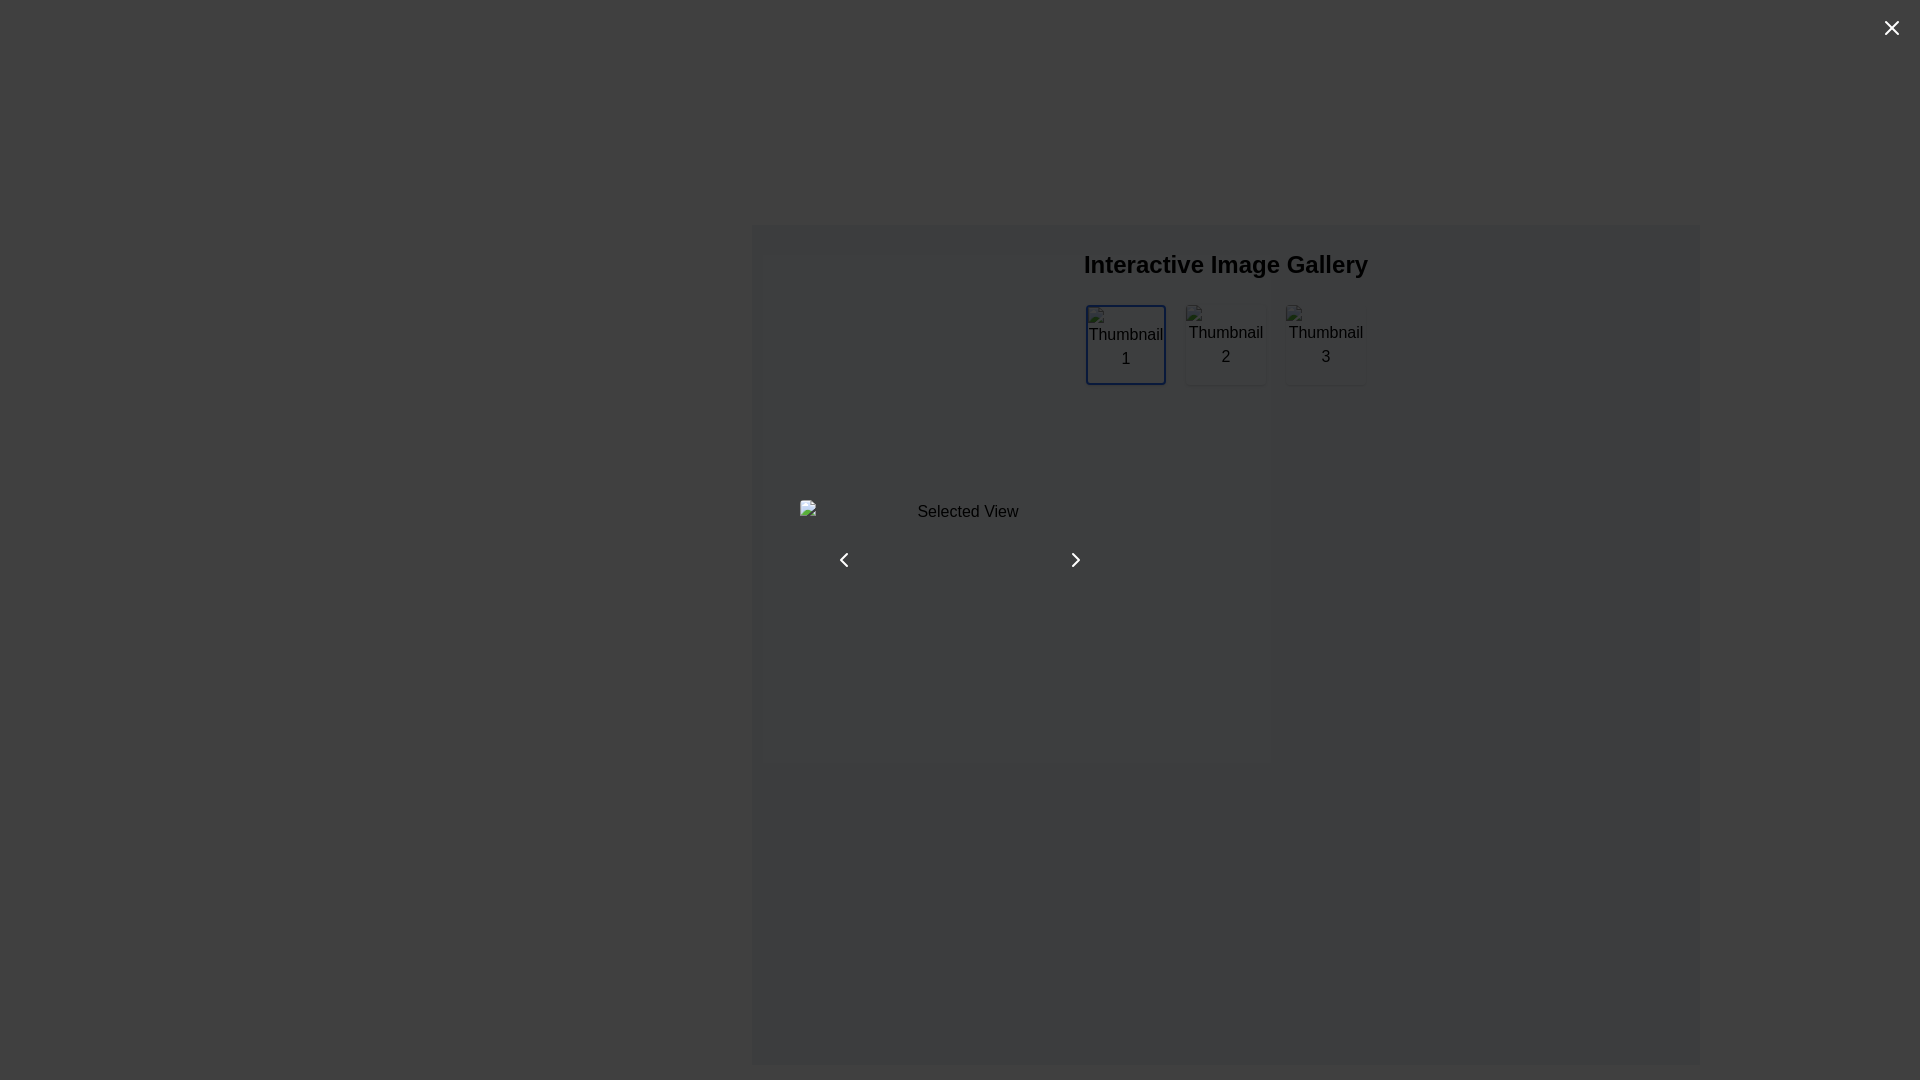 Image resolution: width=1920 pixels, height=1080 pixels. I want to click on the left-pointing chevron icon button, so click(844, 559).